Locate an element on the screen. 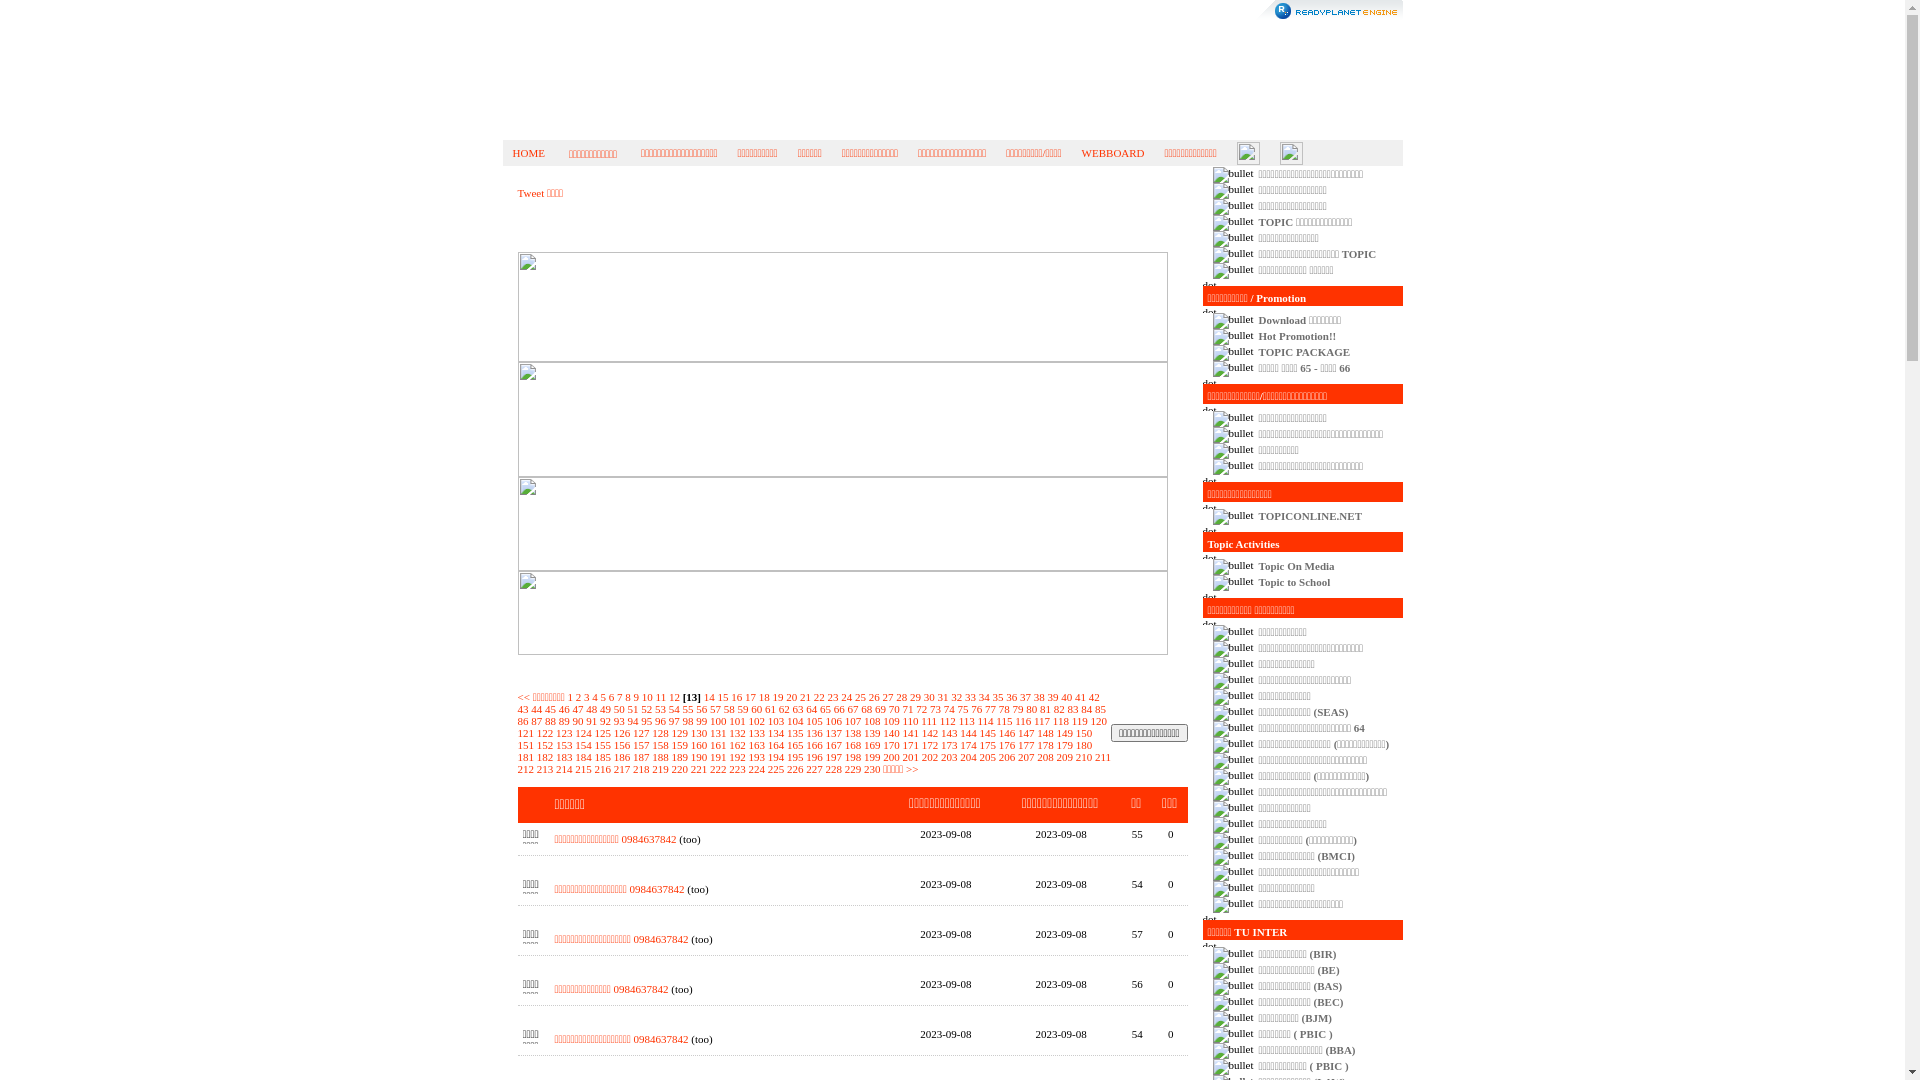  '130' is located at coordinates (699, 732).